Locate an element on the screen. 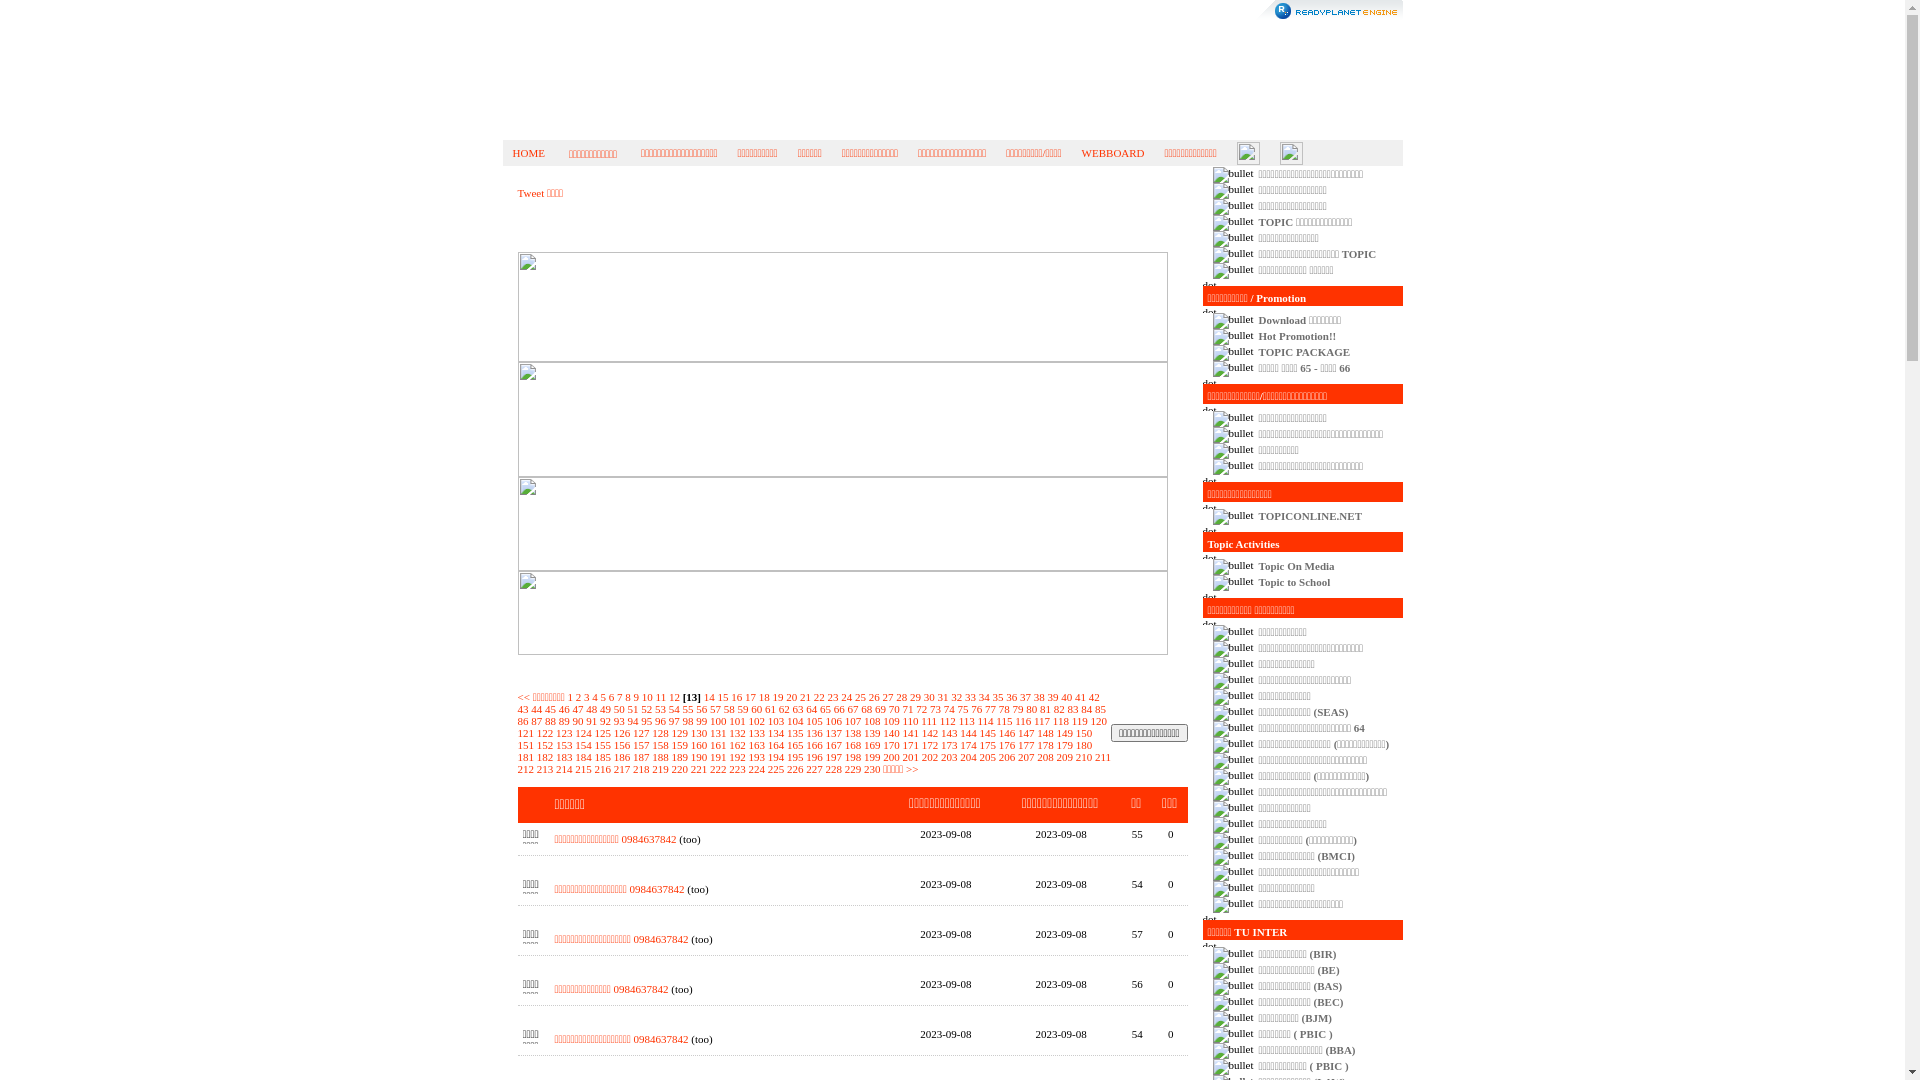  '130' is located at coordinates (699, 732).